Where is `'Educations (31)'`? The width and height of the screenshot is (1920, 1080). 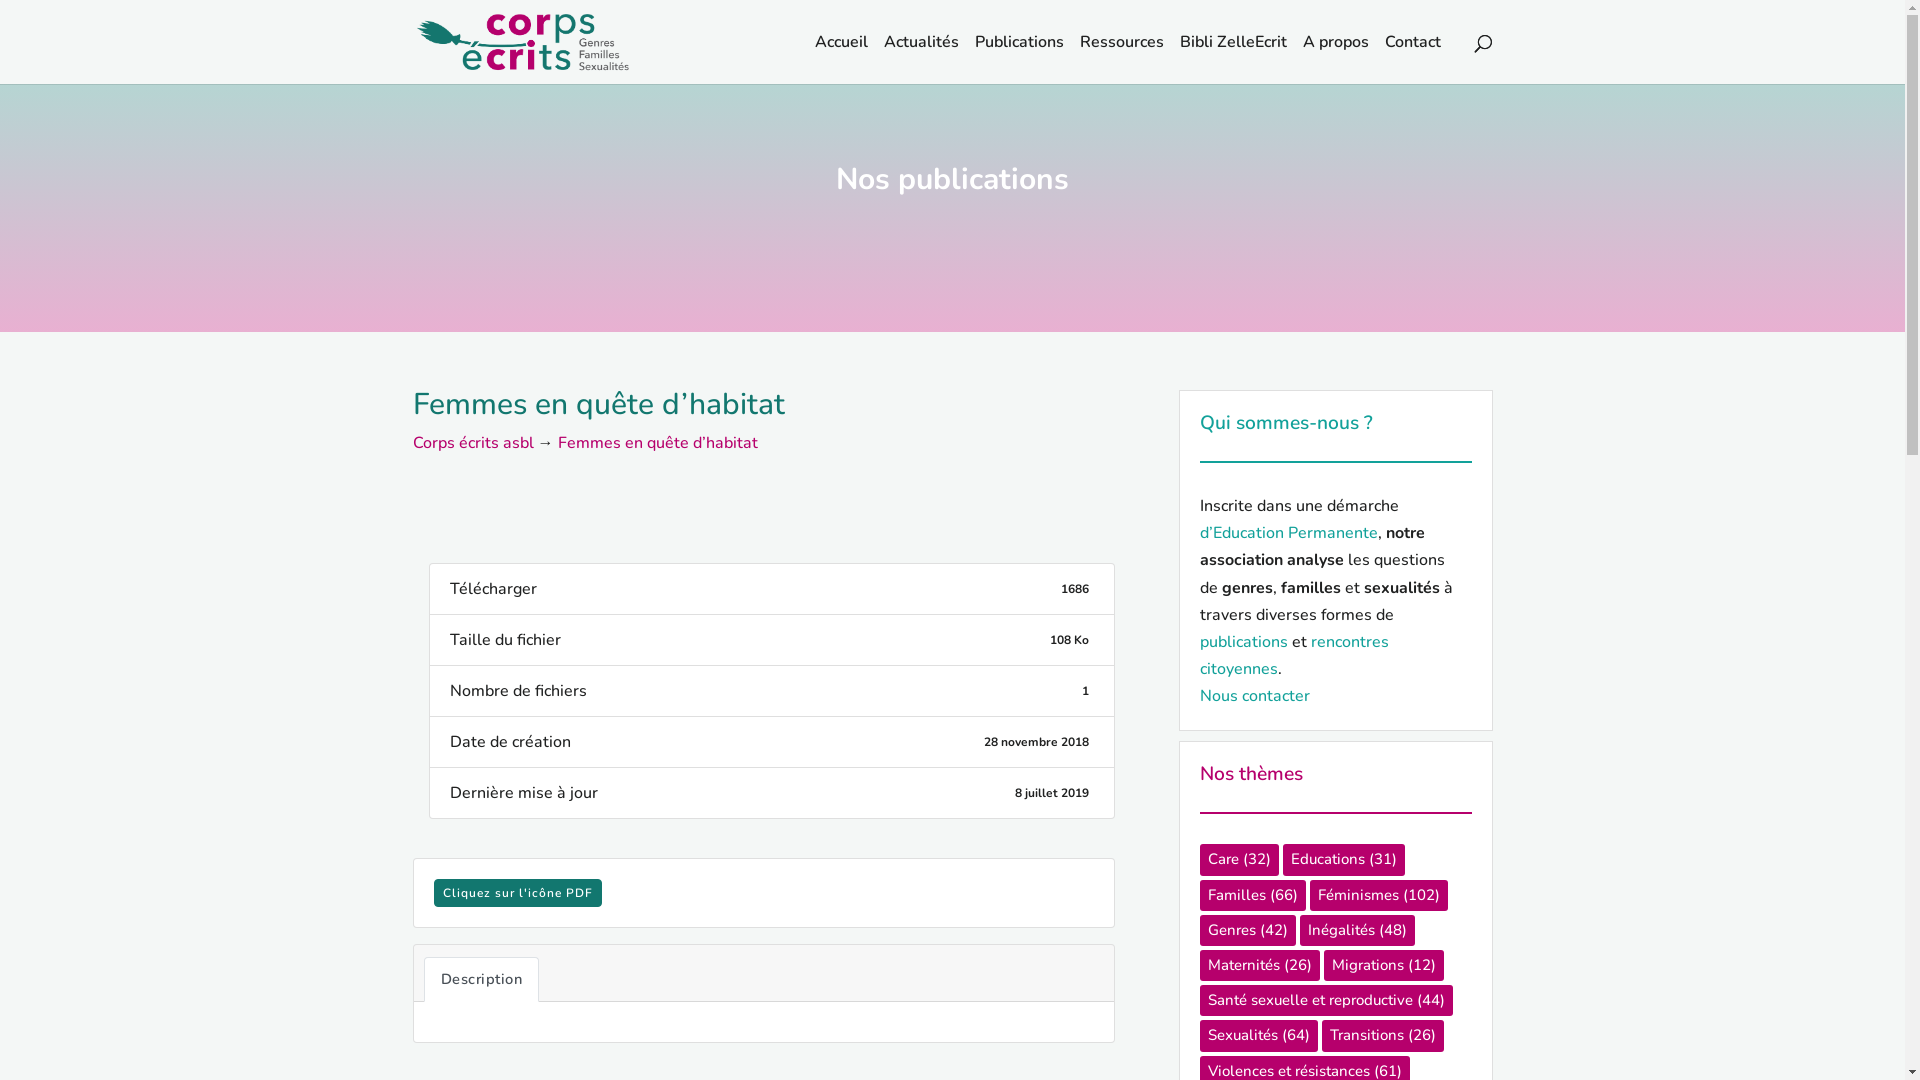
'Educations (31)' is located at coordinates (1343, 858).